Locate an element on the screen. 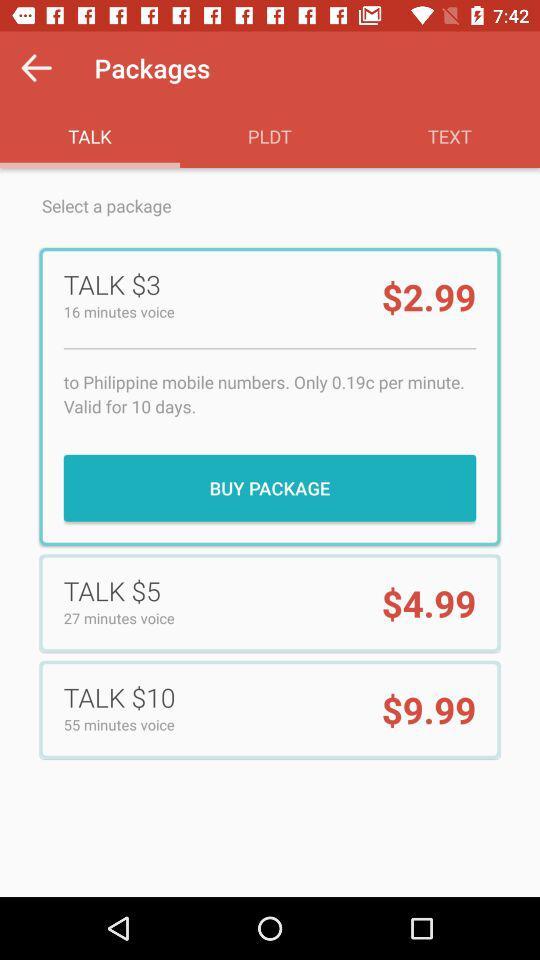  the buy package item is located at coordinates (270, 487).